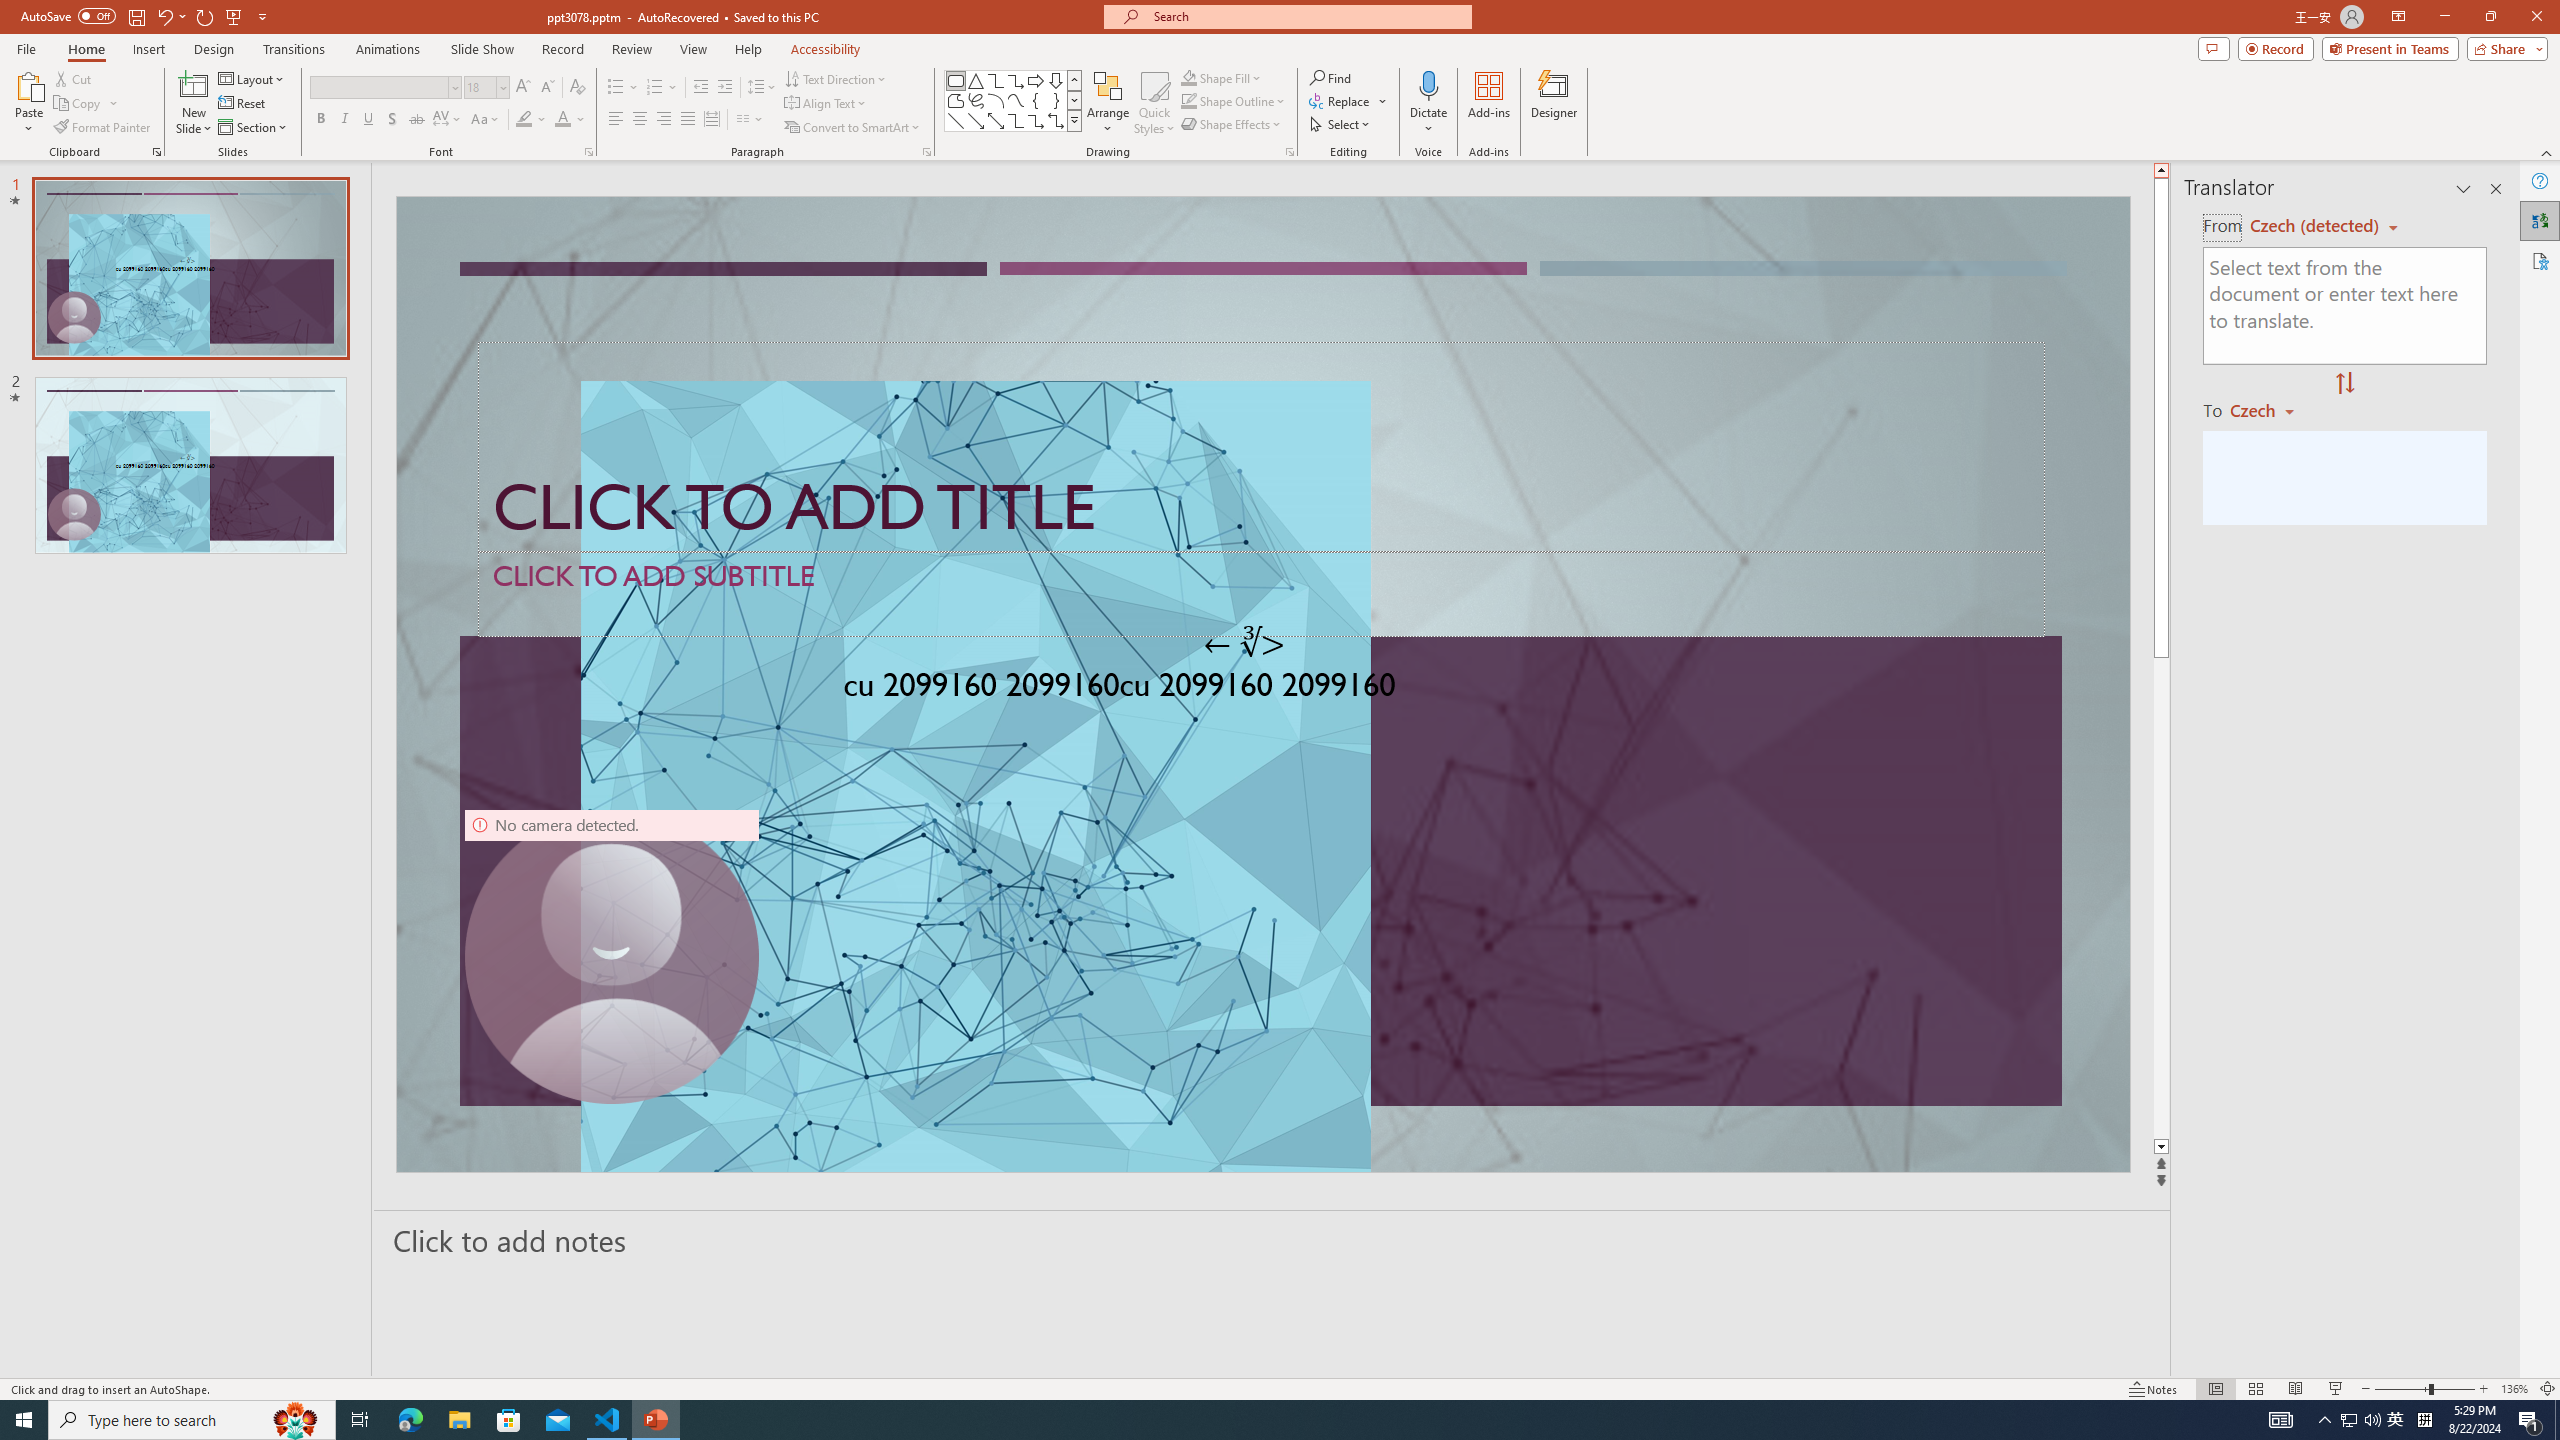 This screenshot has height=1440, width=2560. I want to click on 'TextBox 7', so click(1244, 643).